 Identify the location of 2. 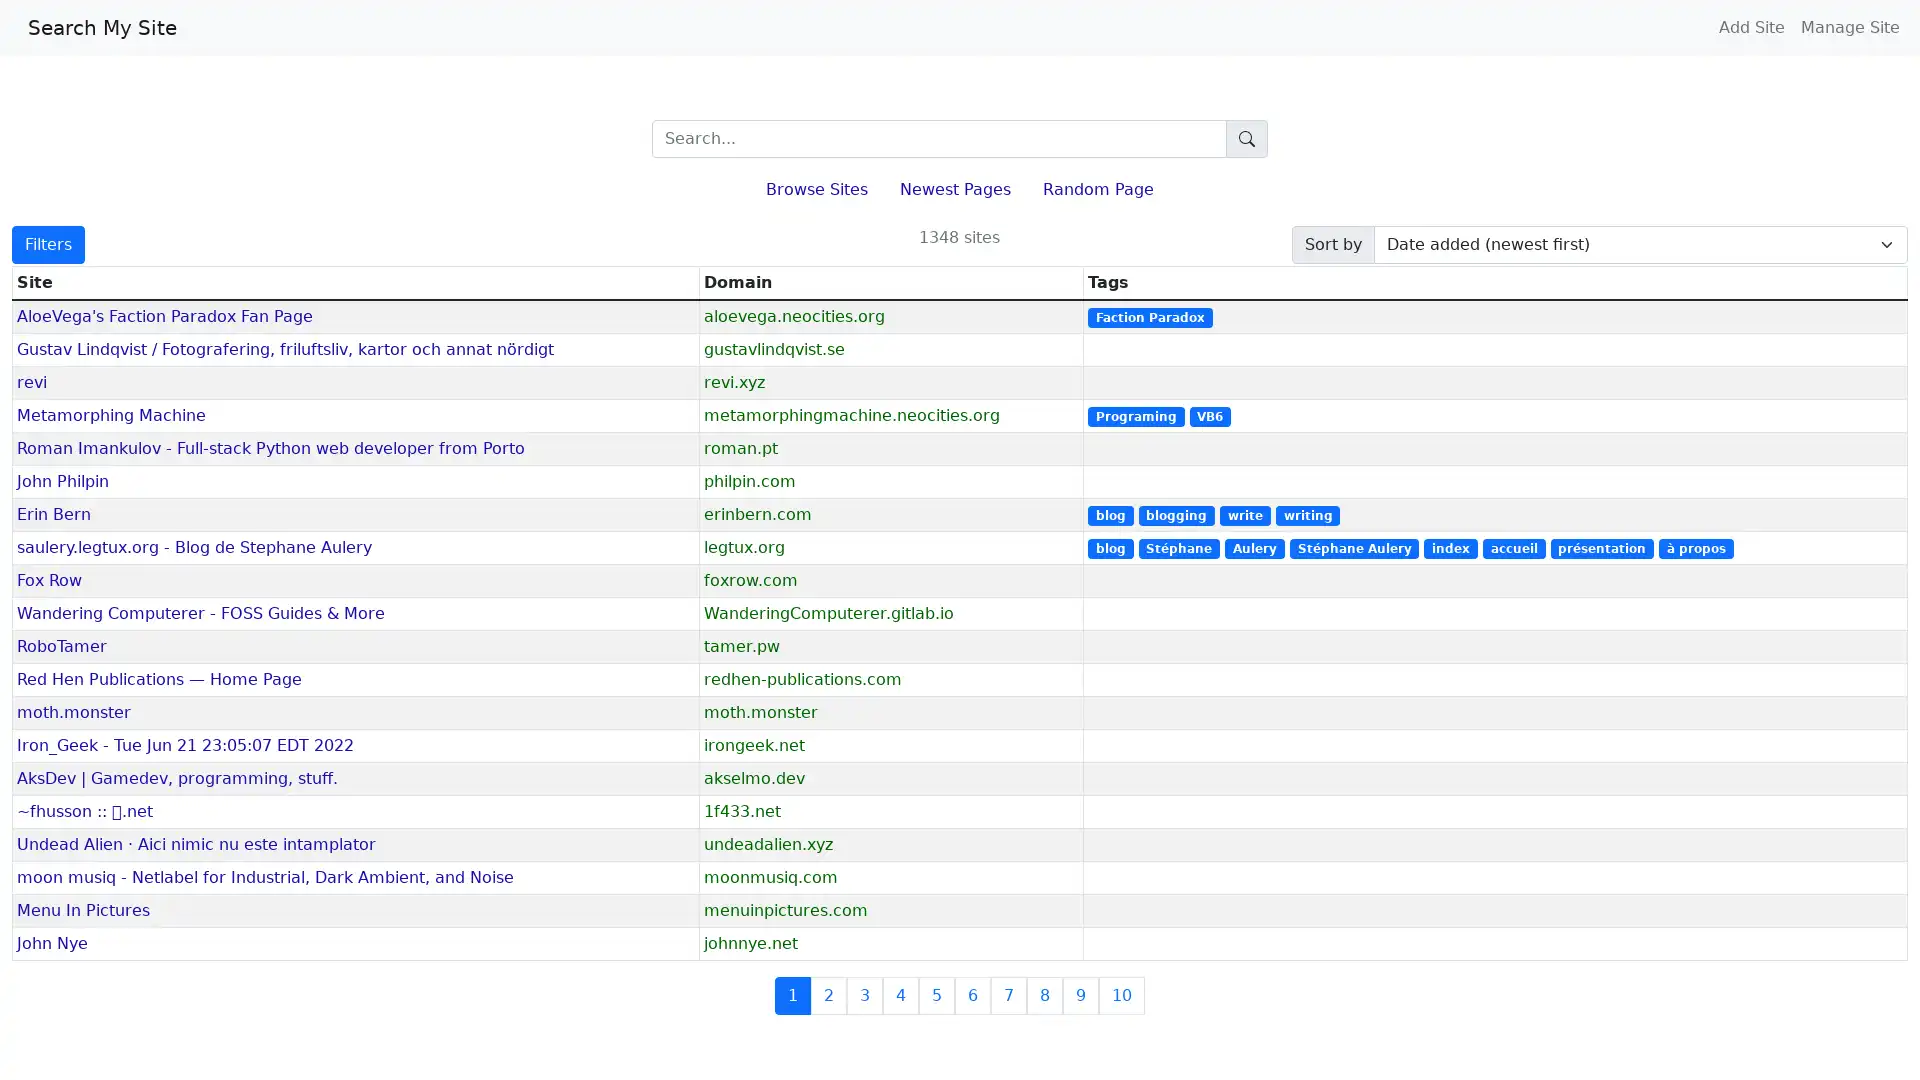
(829, 995).